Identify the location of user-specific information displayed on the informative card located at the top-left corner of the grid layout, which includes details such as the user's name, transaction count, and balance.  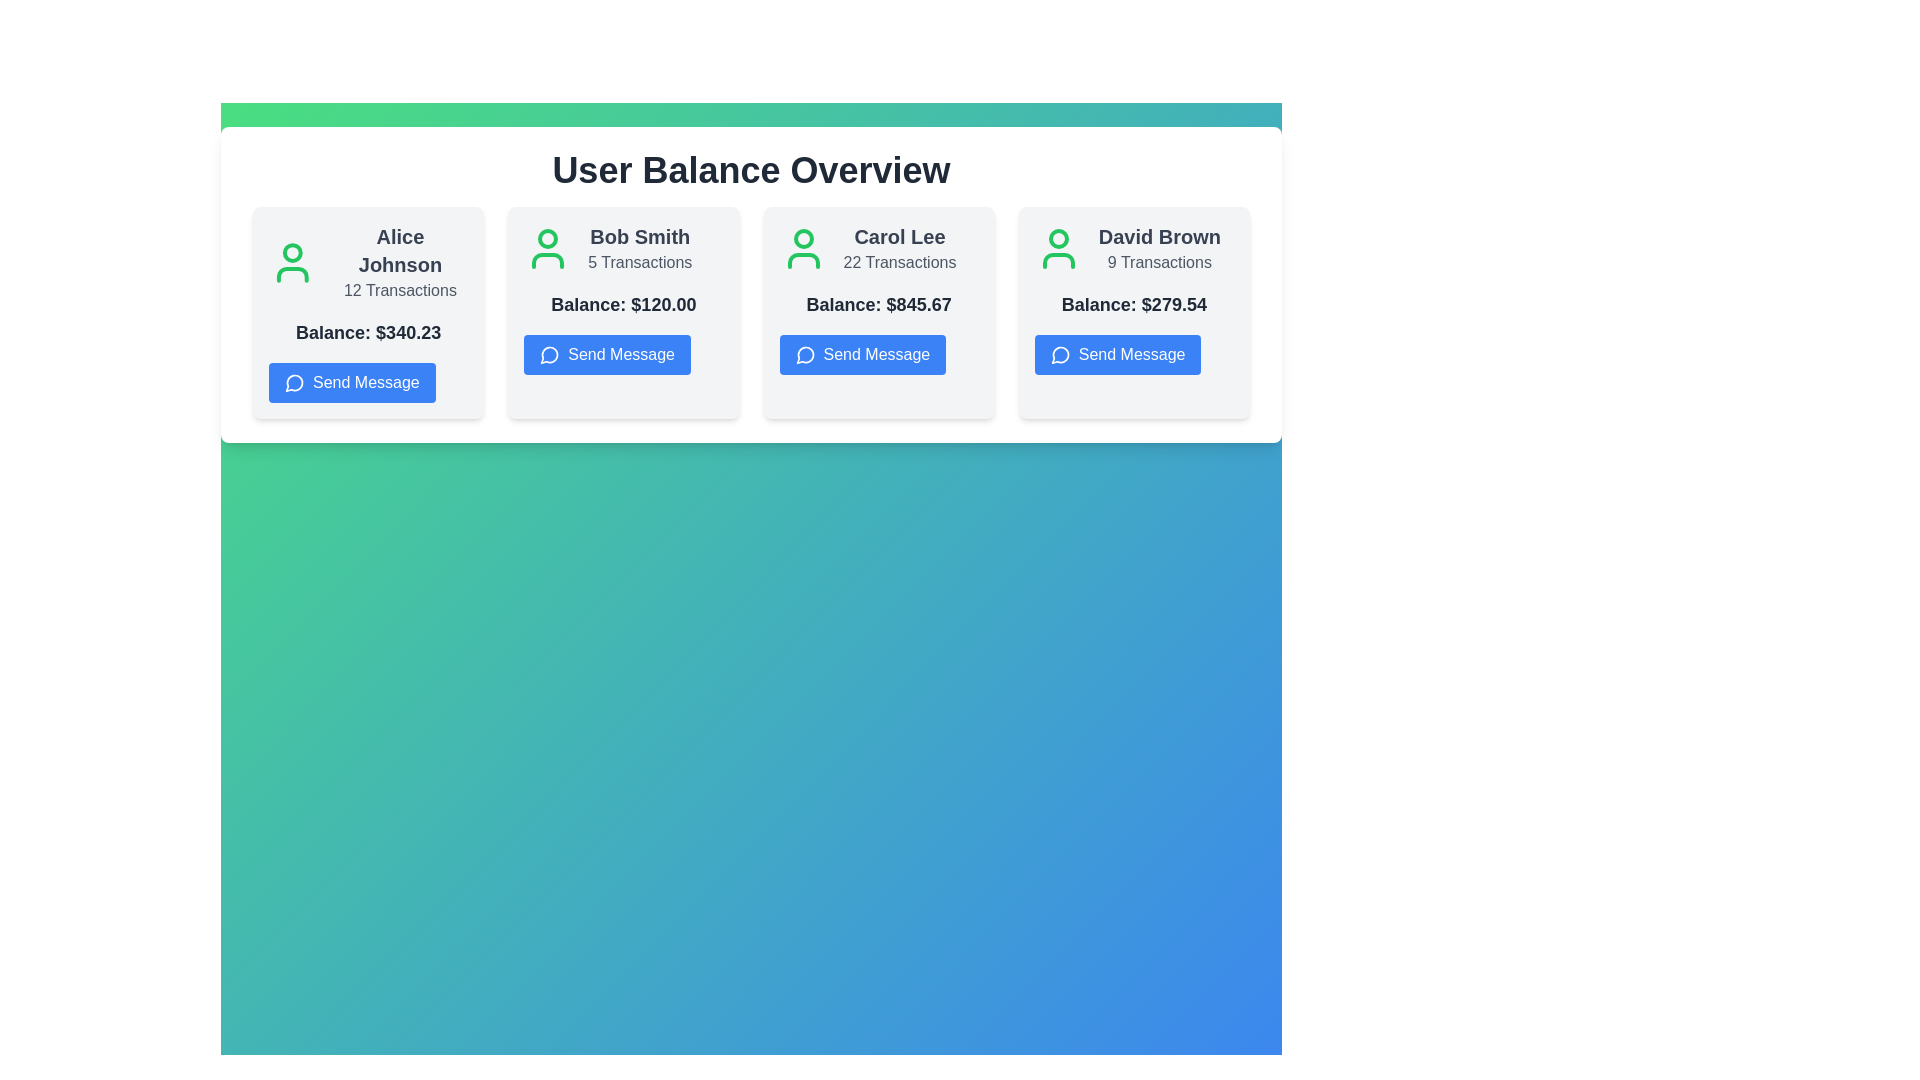
(368, 312).